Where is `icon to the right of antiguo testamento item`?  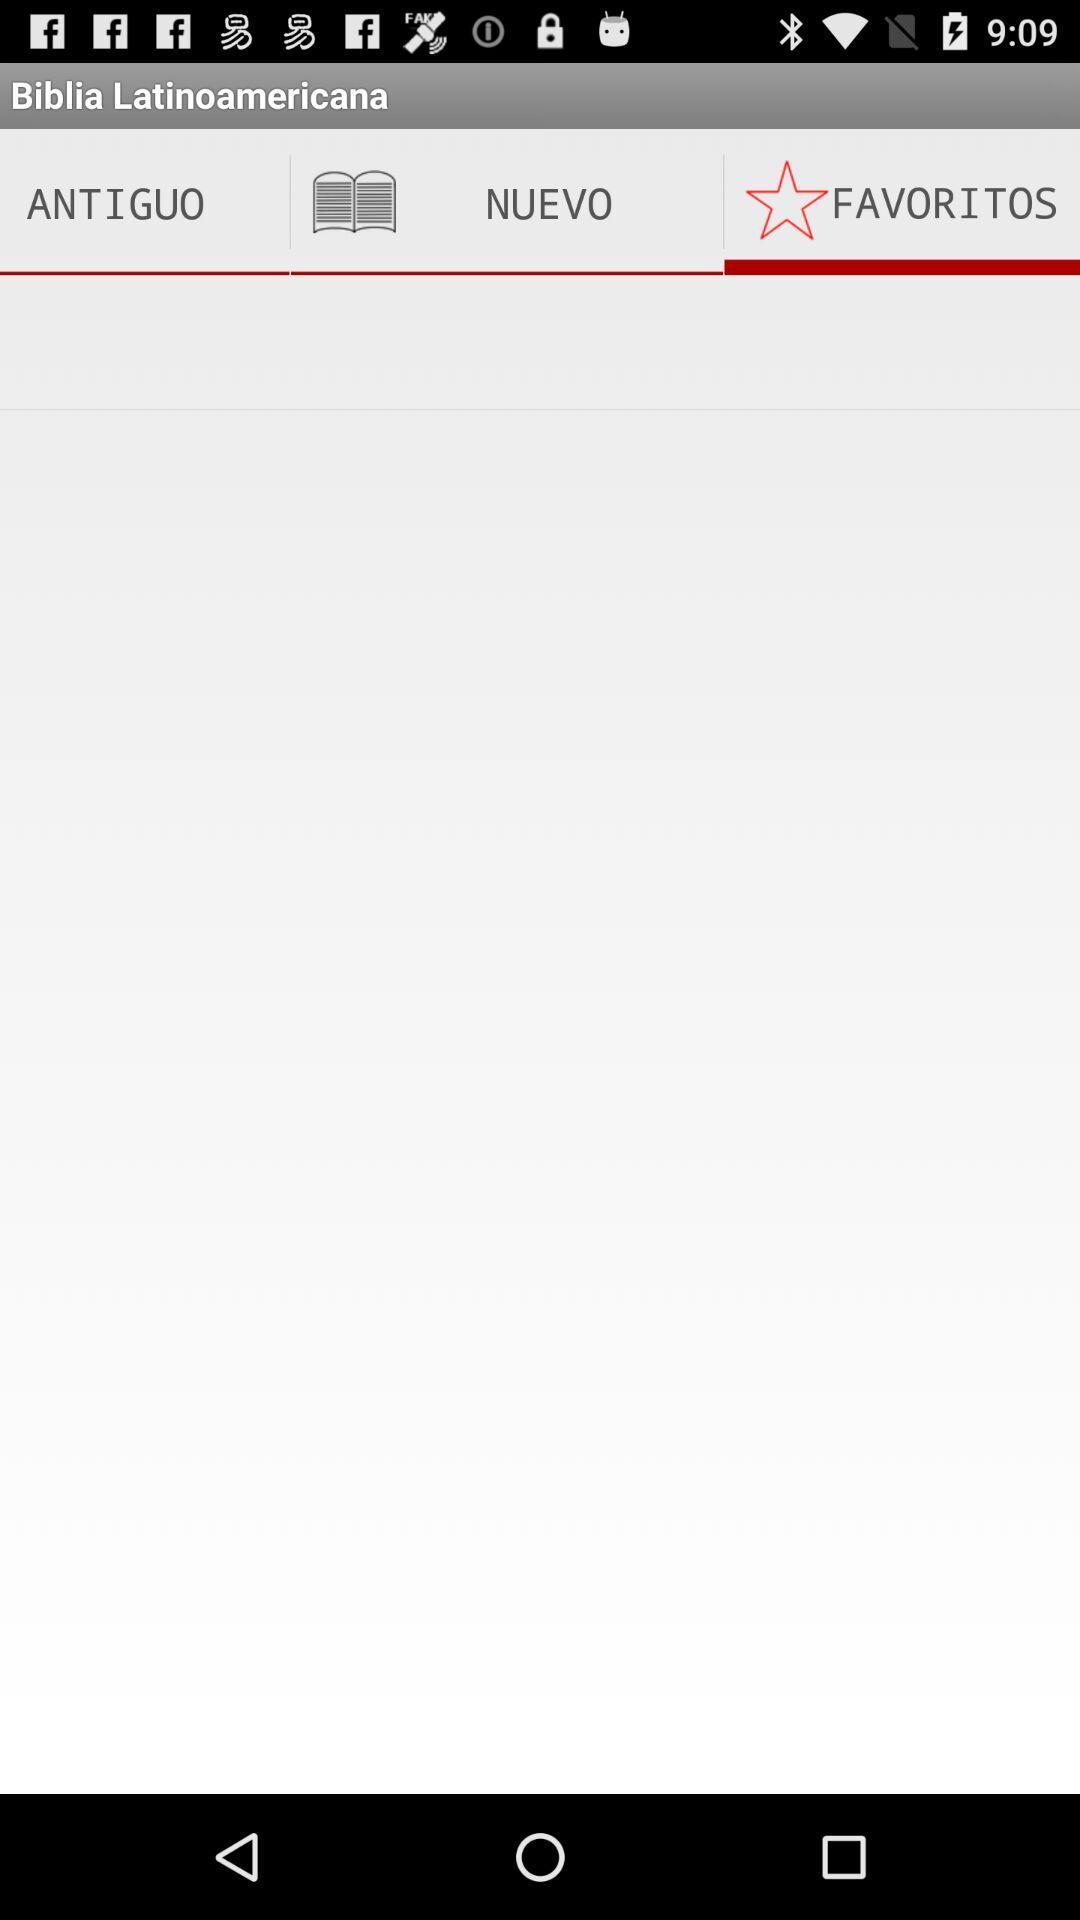 icon to the right of antiguo testamento item is located at coordinates (505, 202).